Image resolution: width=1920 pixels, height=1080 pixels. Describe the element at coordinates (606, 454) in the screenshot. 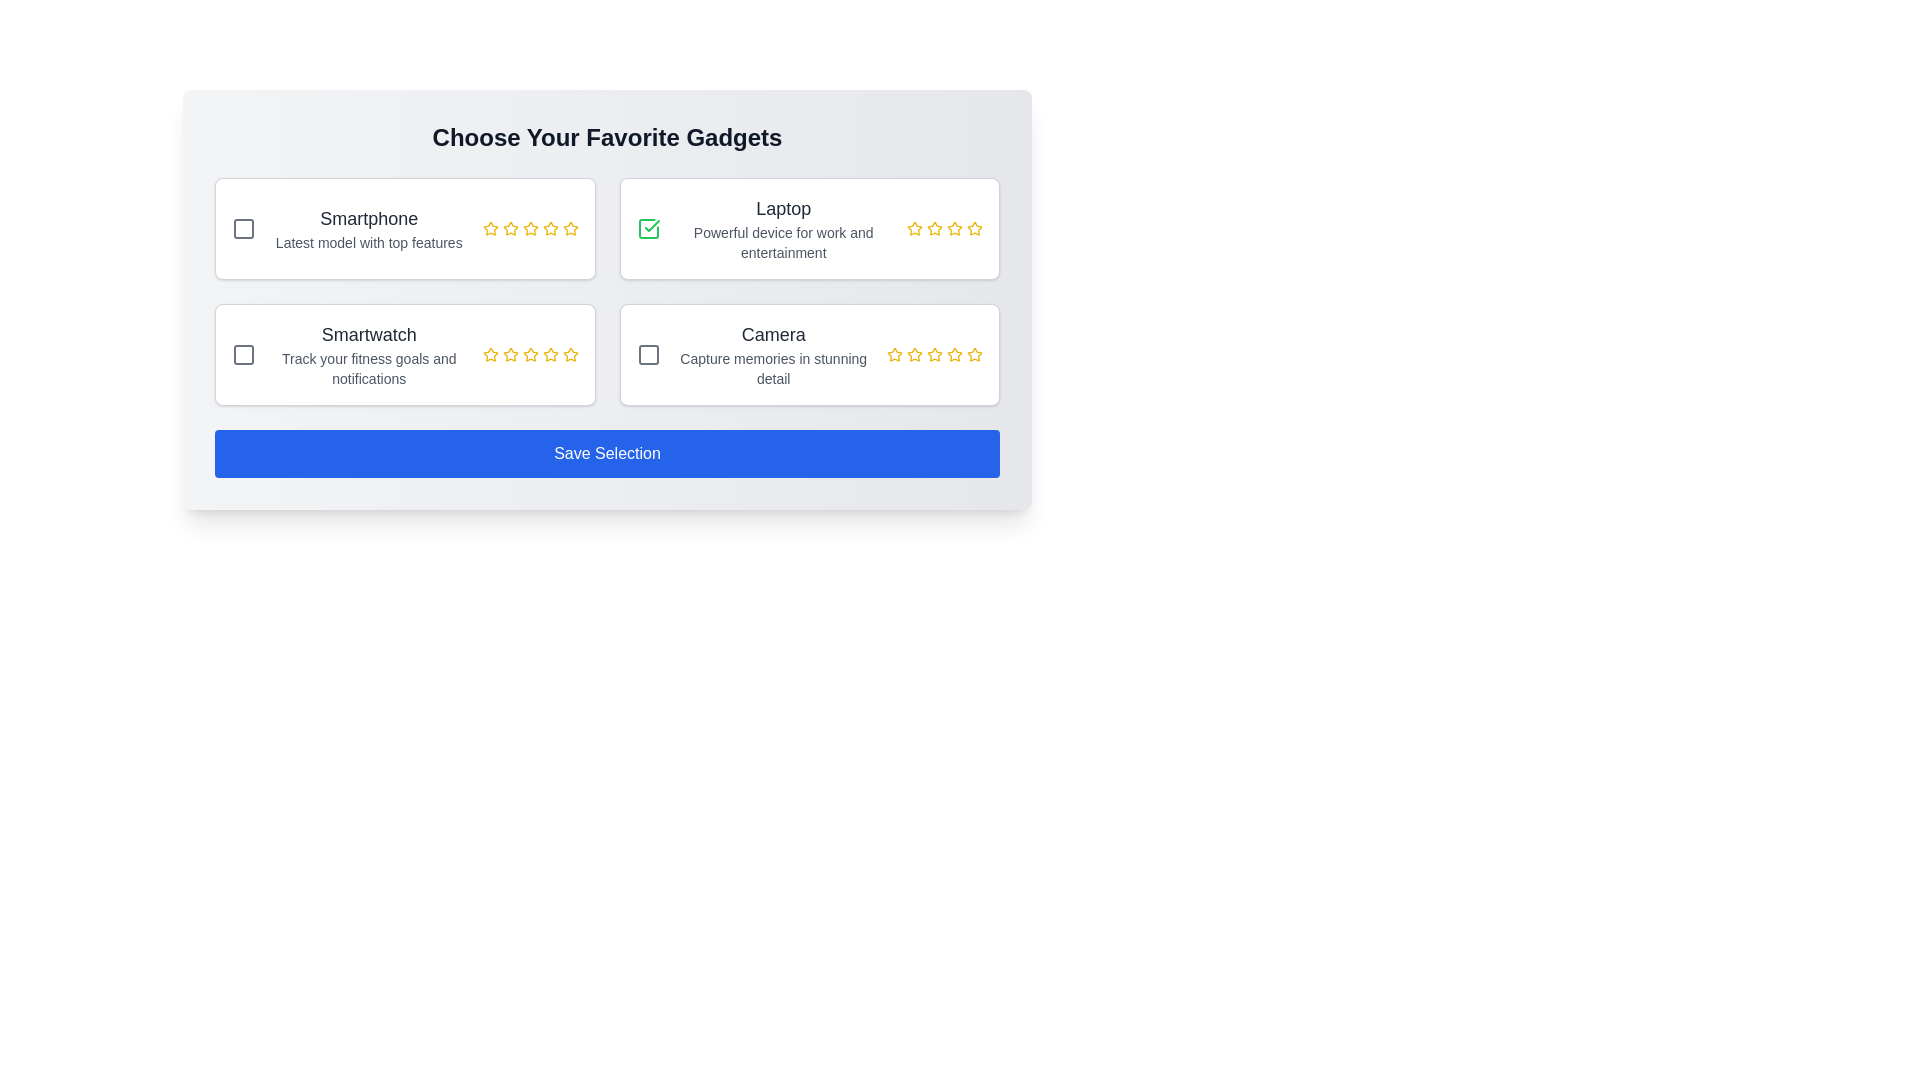

I see `the submission button located below the 'Choose Your Favorite Gadgets' grid` at that location.